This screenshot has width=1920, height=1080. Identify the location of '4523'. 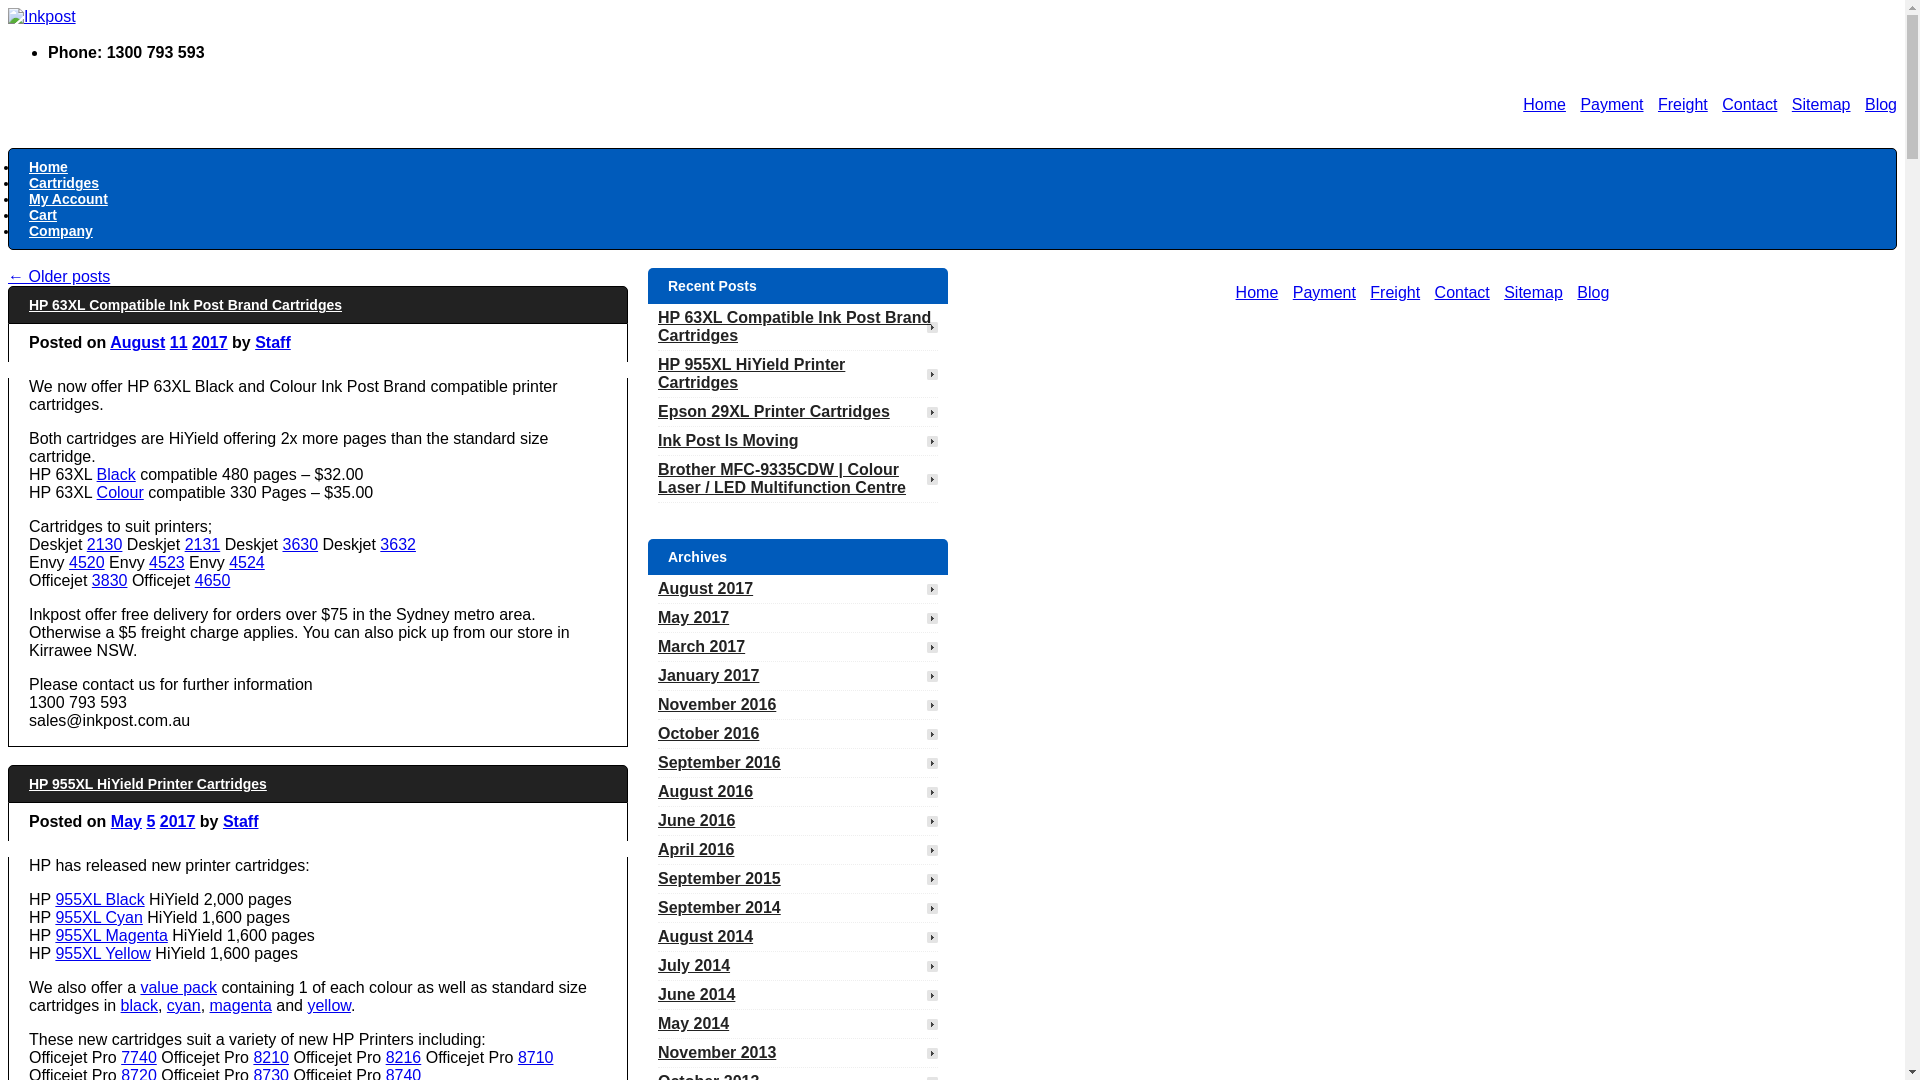
(167, 562).